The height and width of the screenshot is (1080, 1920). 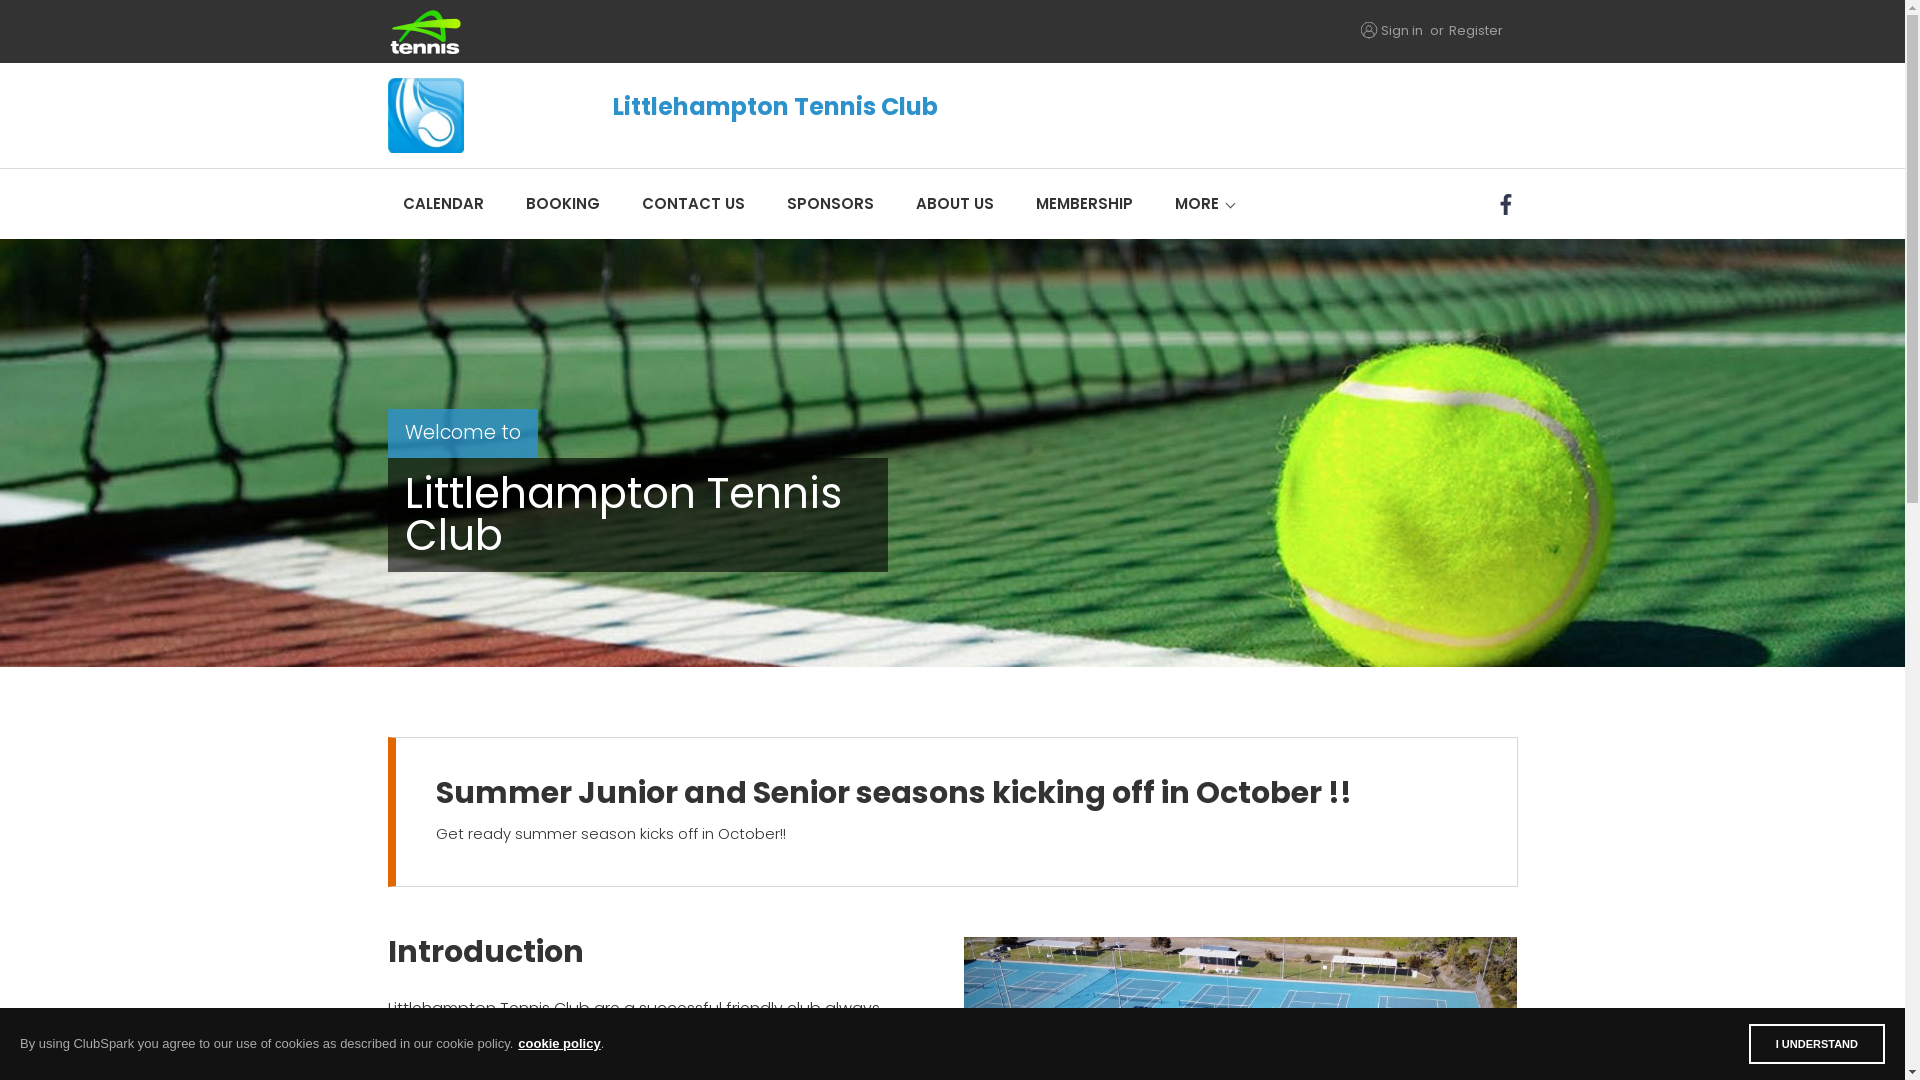 I want to click on 'cookie policy', so click(x=558, y=1043).